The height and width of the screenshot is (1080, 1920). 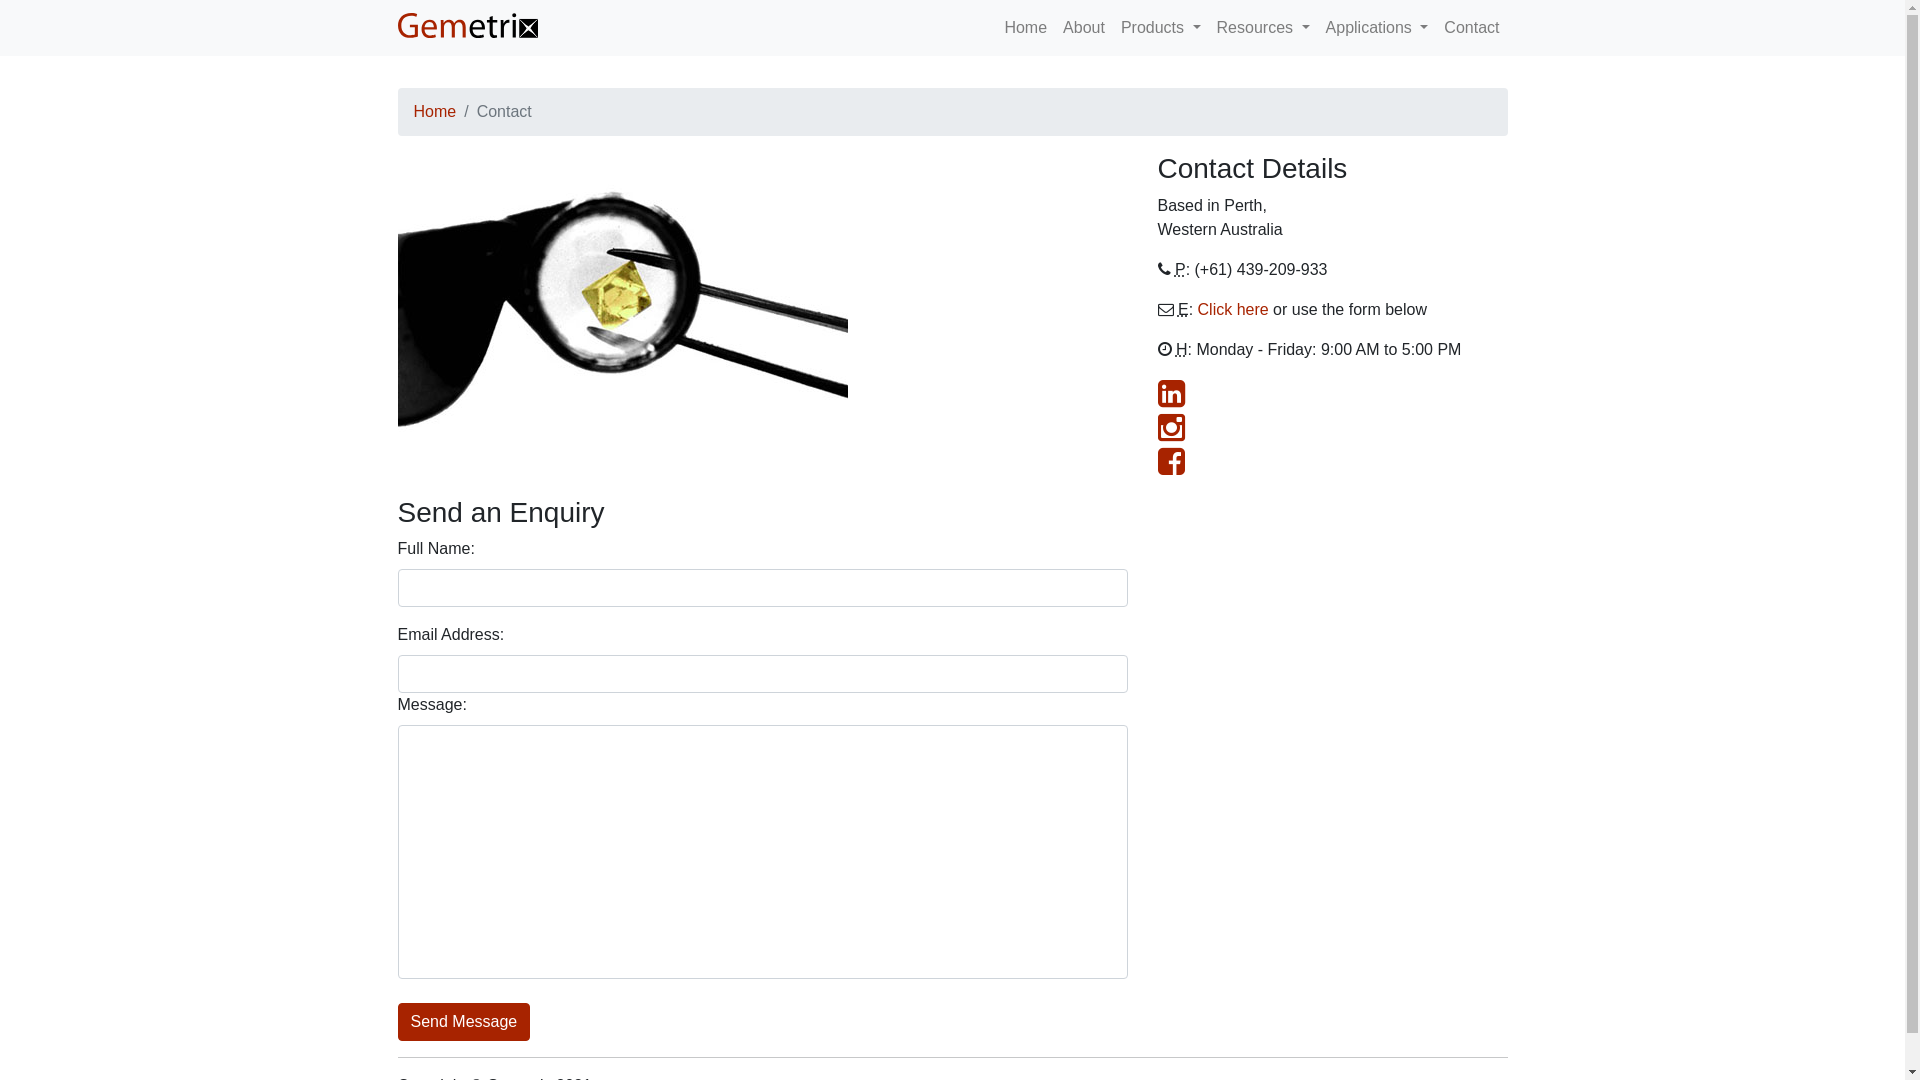 What do you see at coordinates (1198, 309) in the screenshot?
I see `'Click here'` at bounding box center [1198, 309].